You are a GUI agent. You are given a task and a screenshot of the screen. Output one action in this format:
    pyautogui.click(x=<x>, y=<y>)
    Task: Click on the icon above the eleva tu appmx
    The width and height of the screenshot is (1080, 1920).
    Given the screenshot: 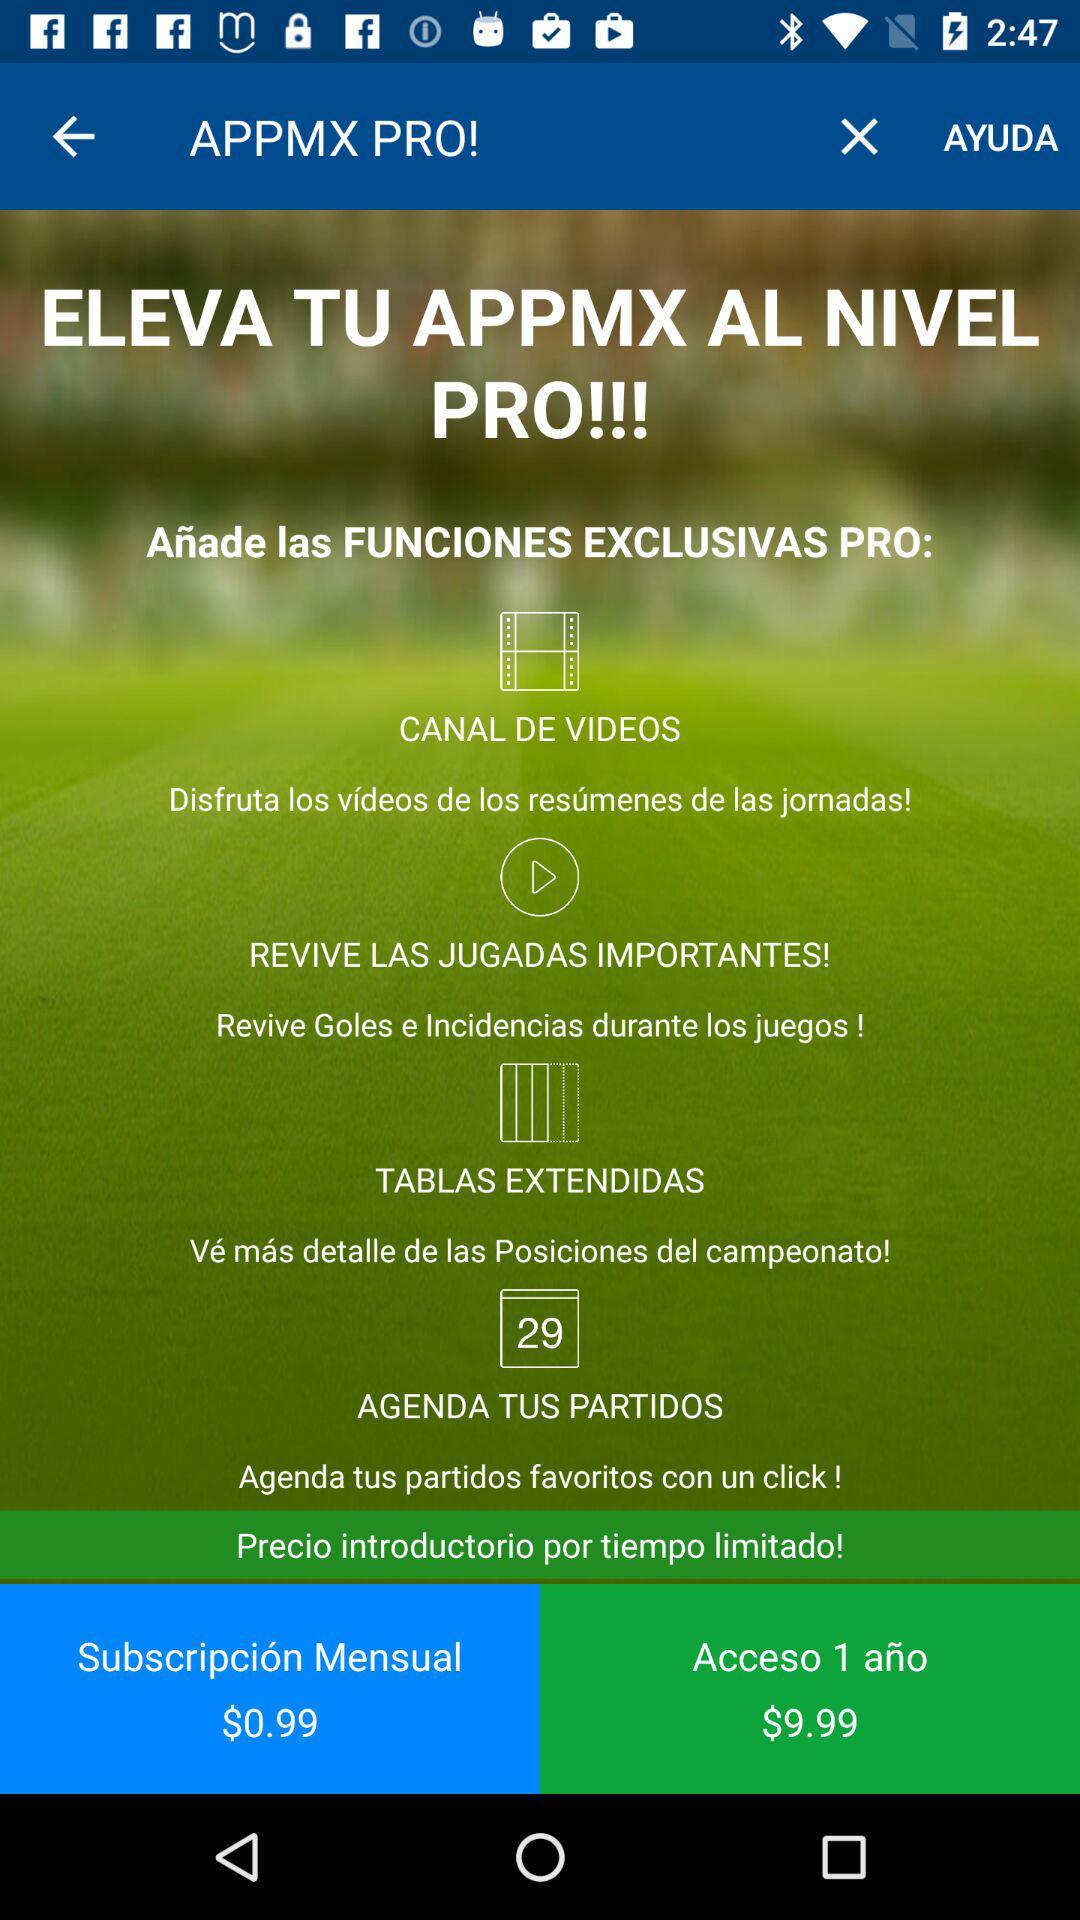 What is the action you would take?
    pyautogui.click(x=1001, y=135)
    